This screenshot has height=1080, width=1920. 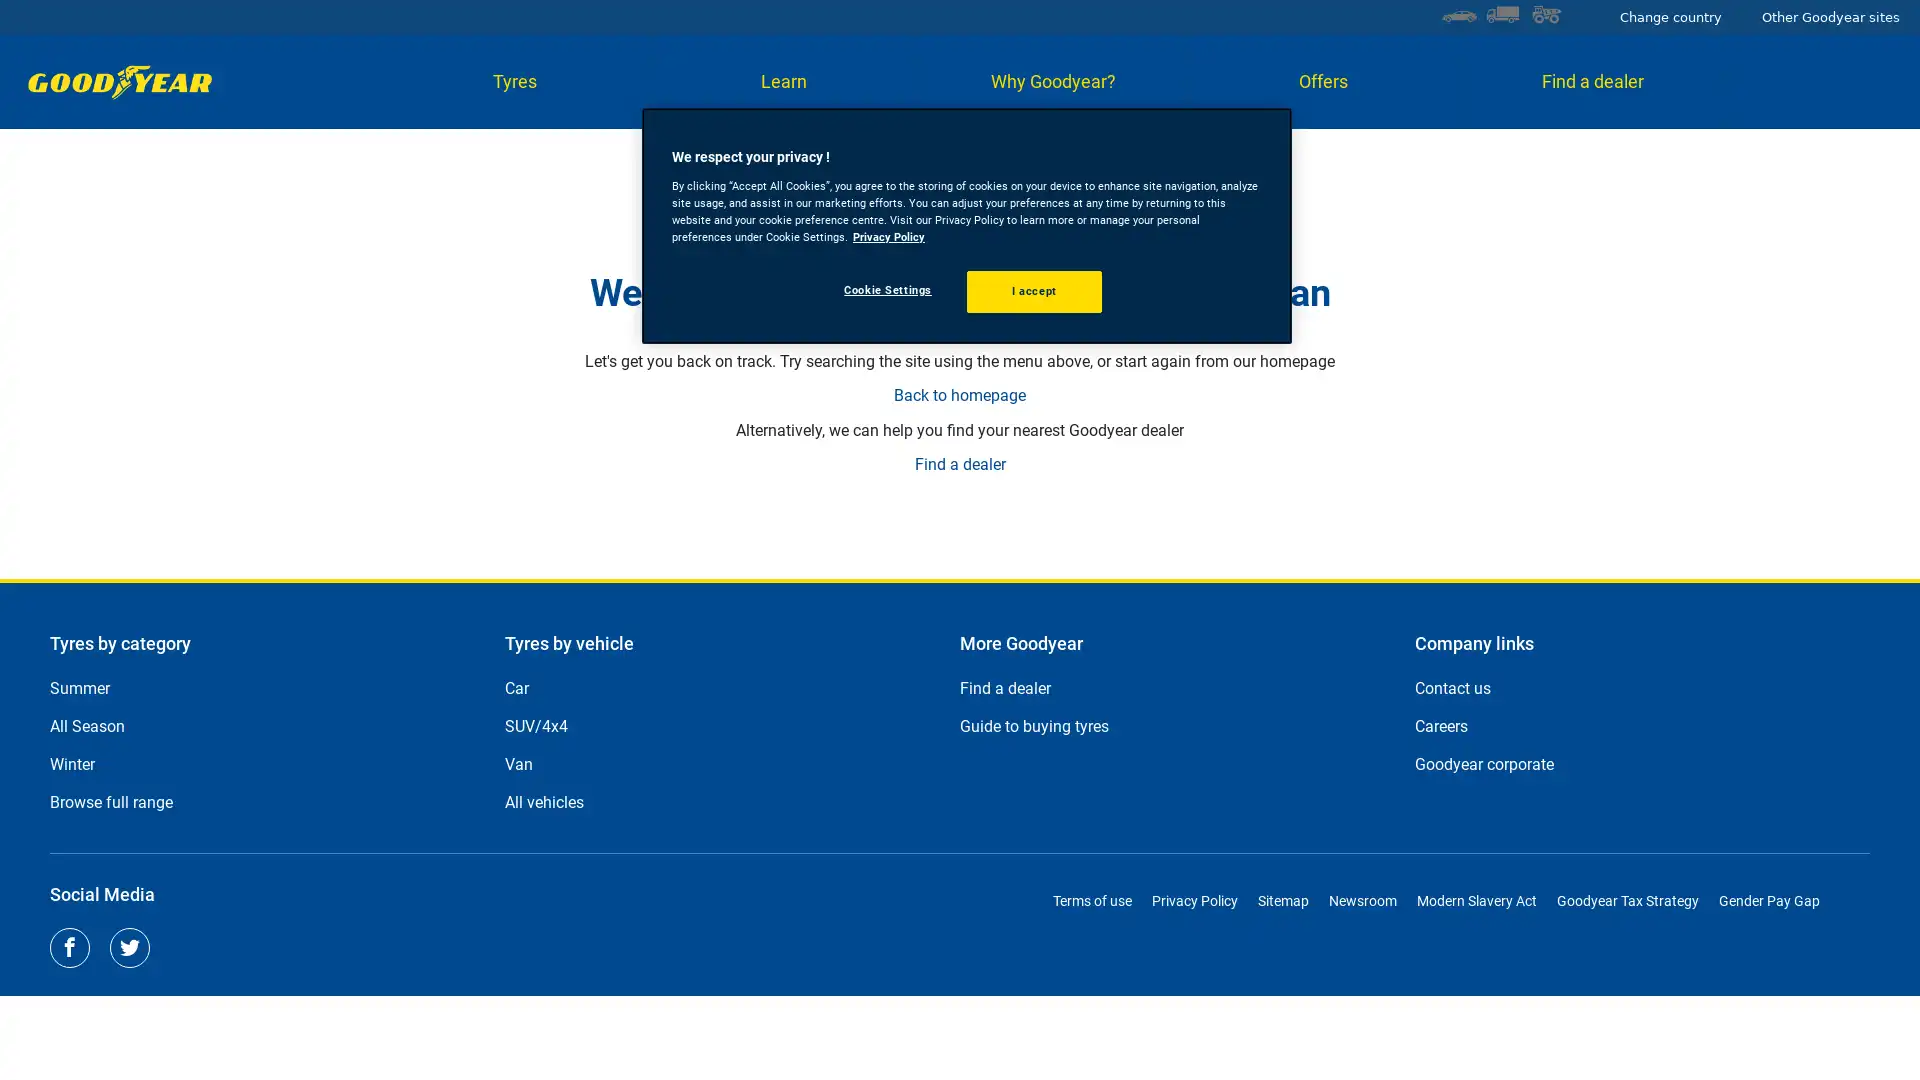 What do you see at coordinates (886, 289) in the screenshot?
I see `Cookie Settings` at bounding box center [886, 289].